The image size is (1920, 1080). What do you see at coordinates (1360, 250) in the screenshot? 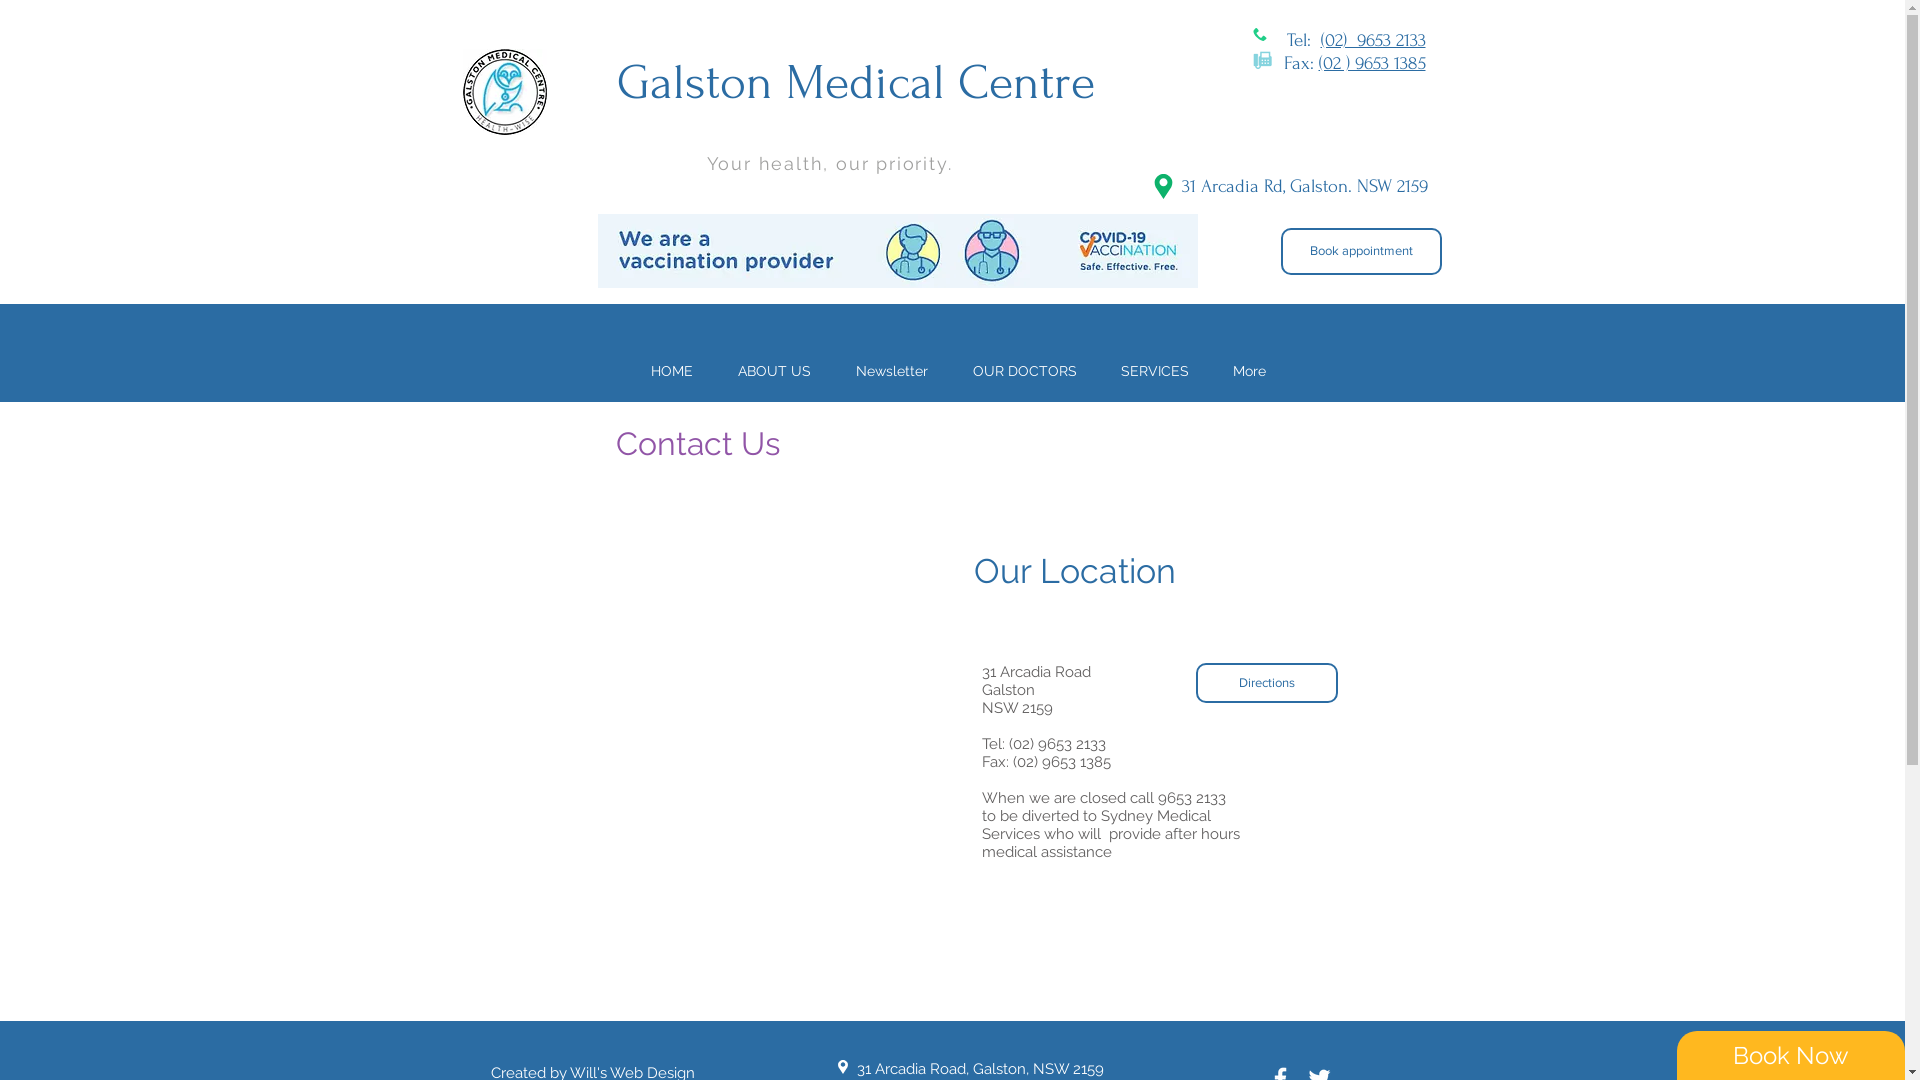
I see `'Book appointment'` at bounding box center [1360, 250].